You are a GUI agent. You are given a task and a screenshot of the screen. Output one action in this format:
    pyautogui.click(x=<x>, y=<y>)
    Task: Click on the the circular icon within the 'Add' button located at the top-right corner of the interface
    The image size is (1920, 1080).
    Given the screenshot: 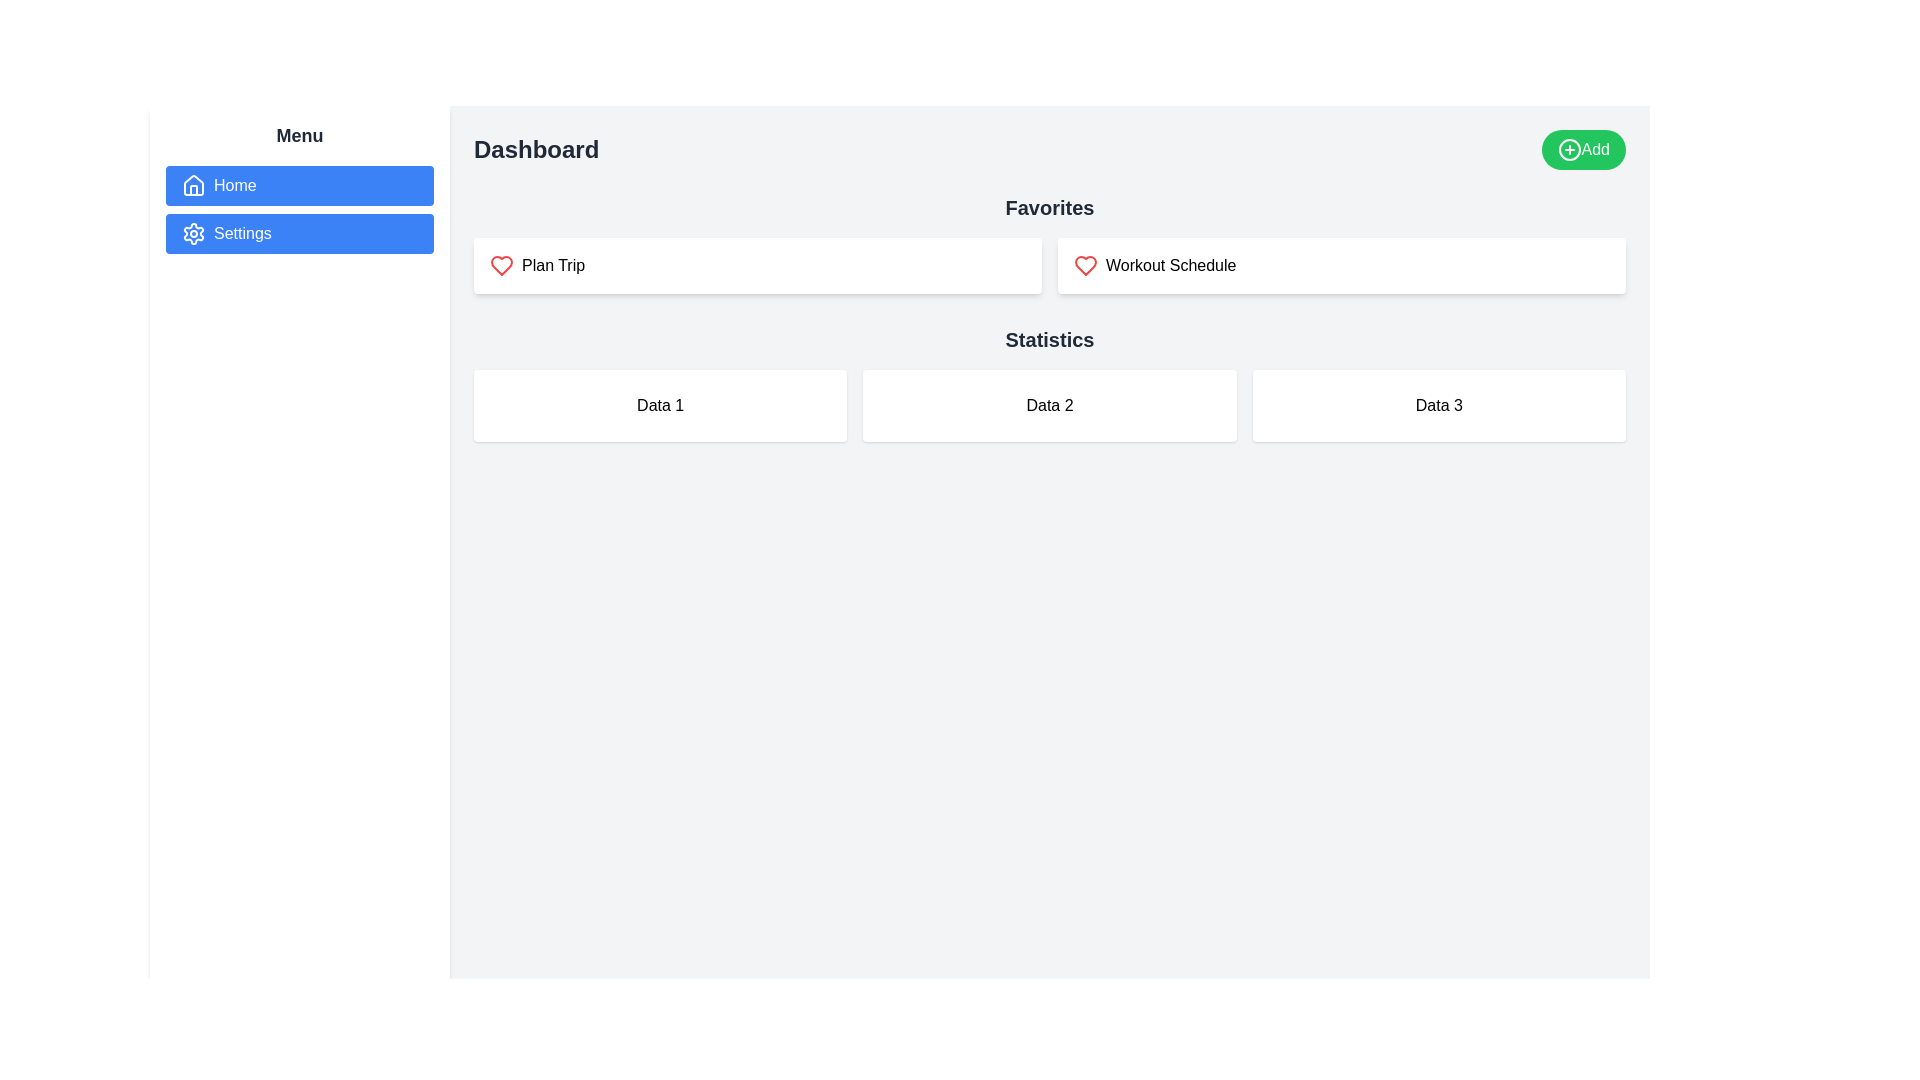 What is the action you would take?
    pyautogui.click(x=1568, y=149)
    